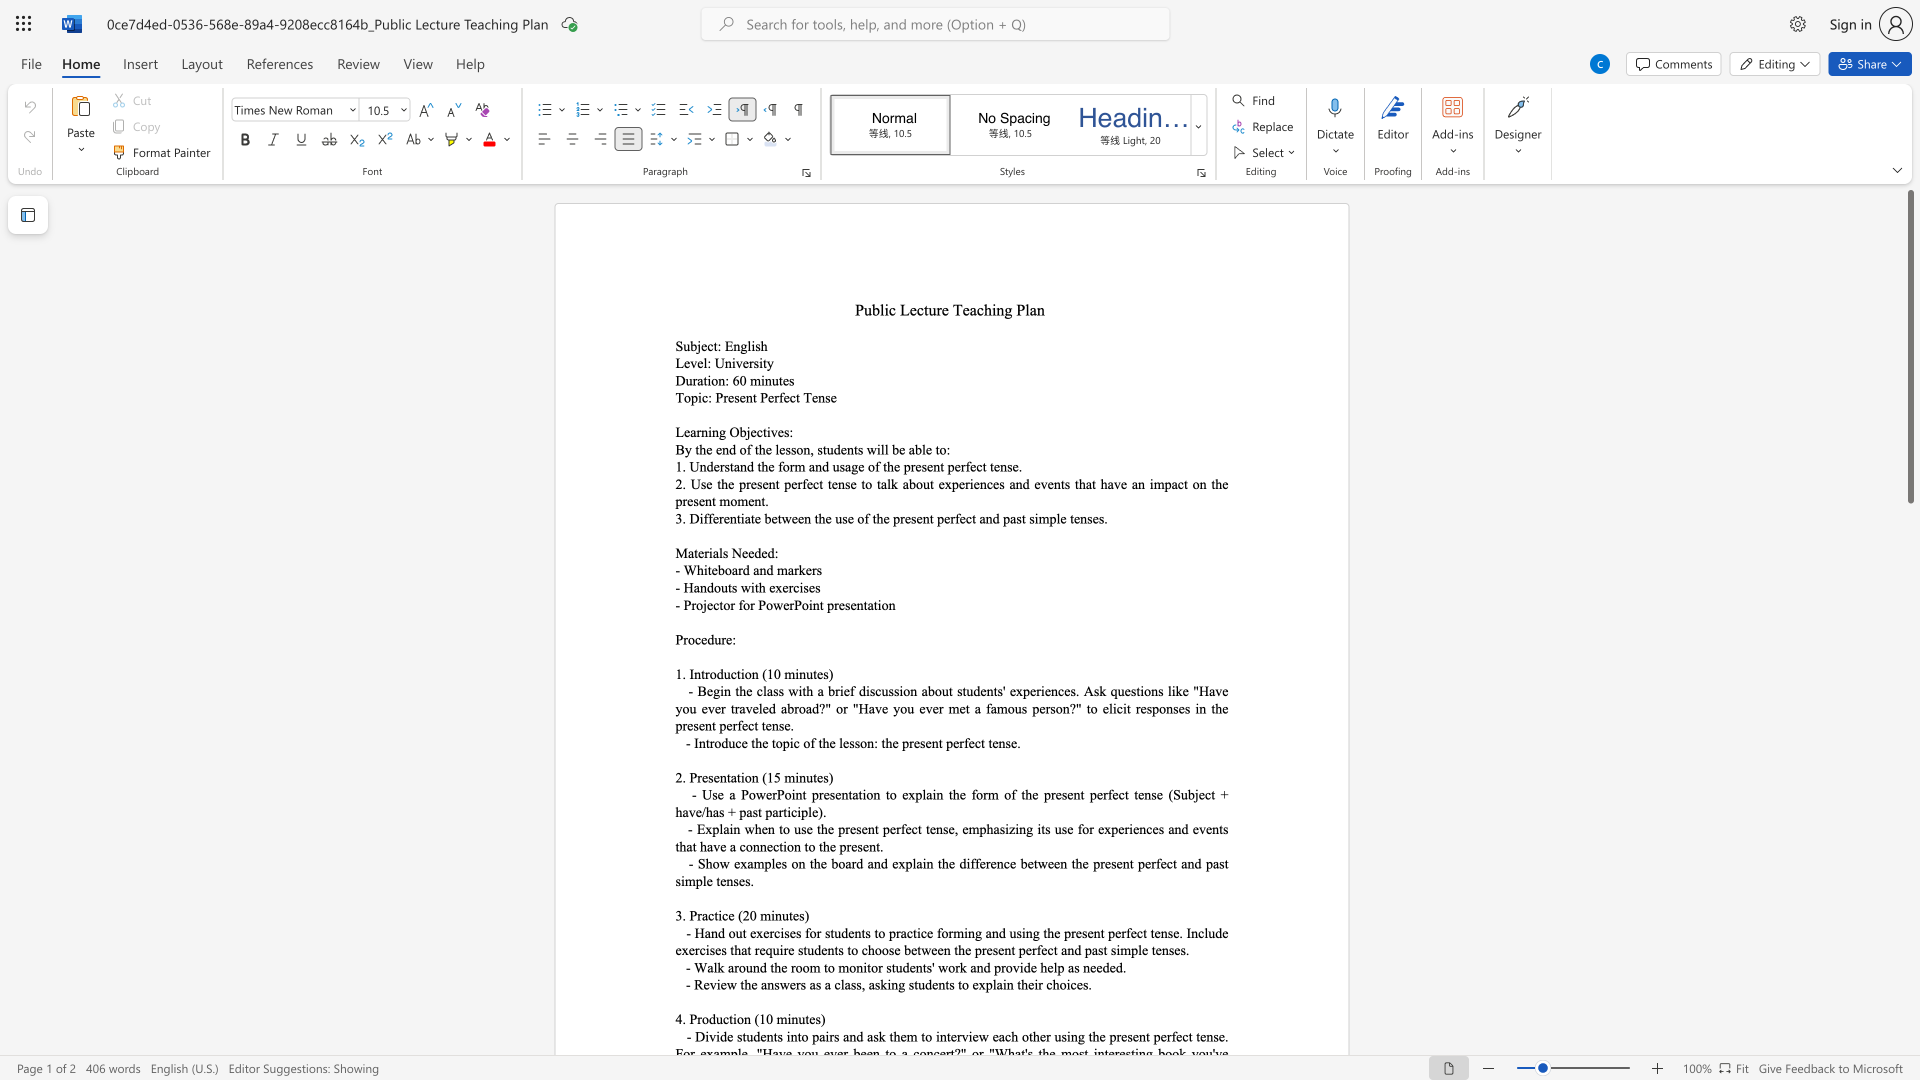 Image resolution: width=1920 pixels, height=1080 pixels. What do you see at coordinates (761, 448) in the screenshot?
I see `the 2th character "h" in the text` at bounding box center [761, 448].